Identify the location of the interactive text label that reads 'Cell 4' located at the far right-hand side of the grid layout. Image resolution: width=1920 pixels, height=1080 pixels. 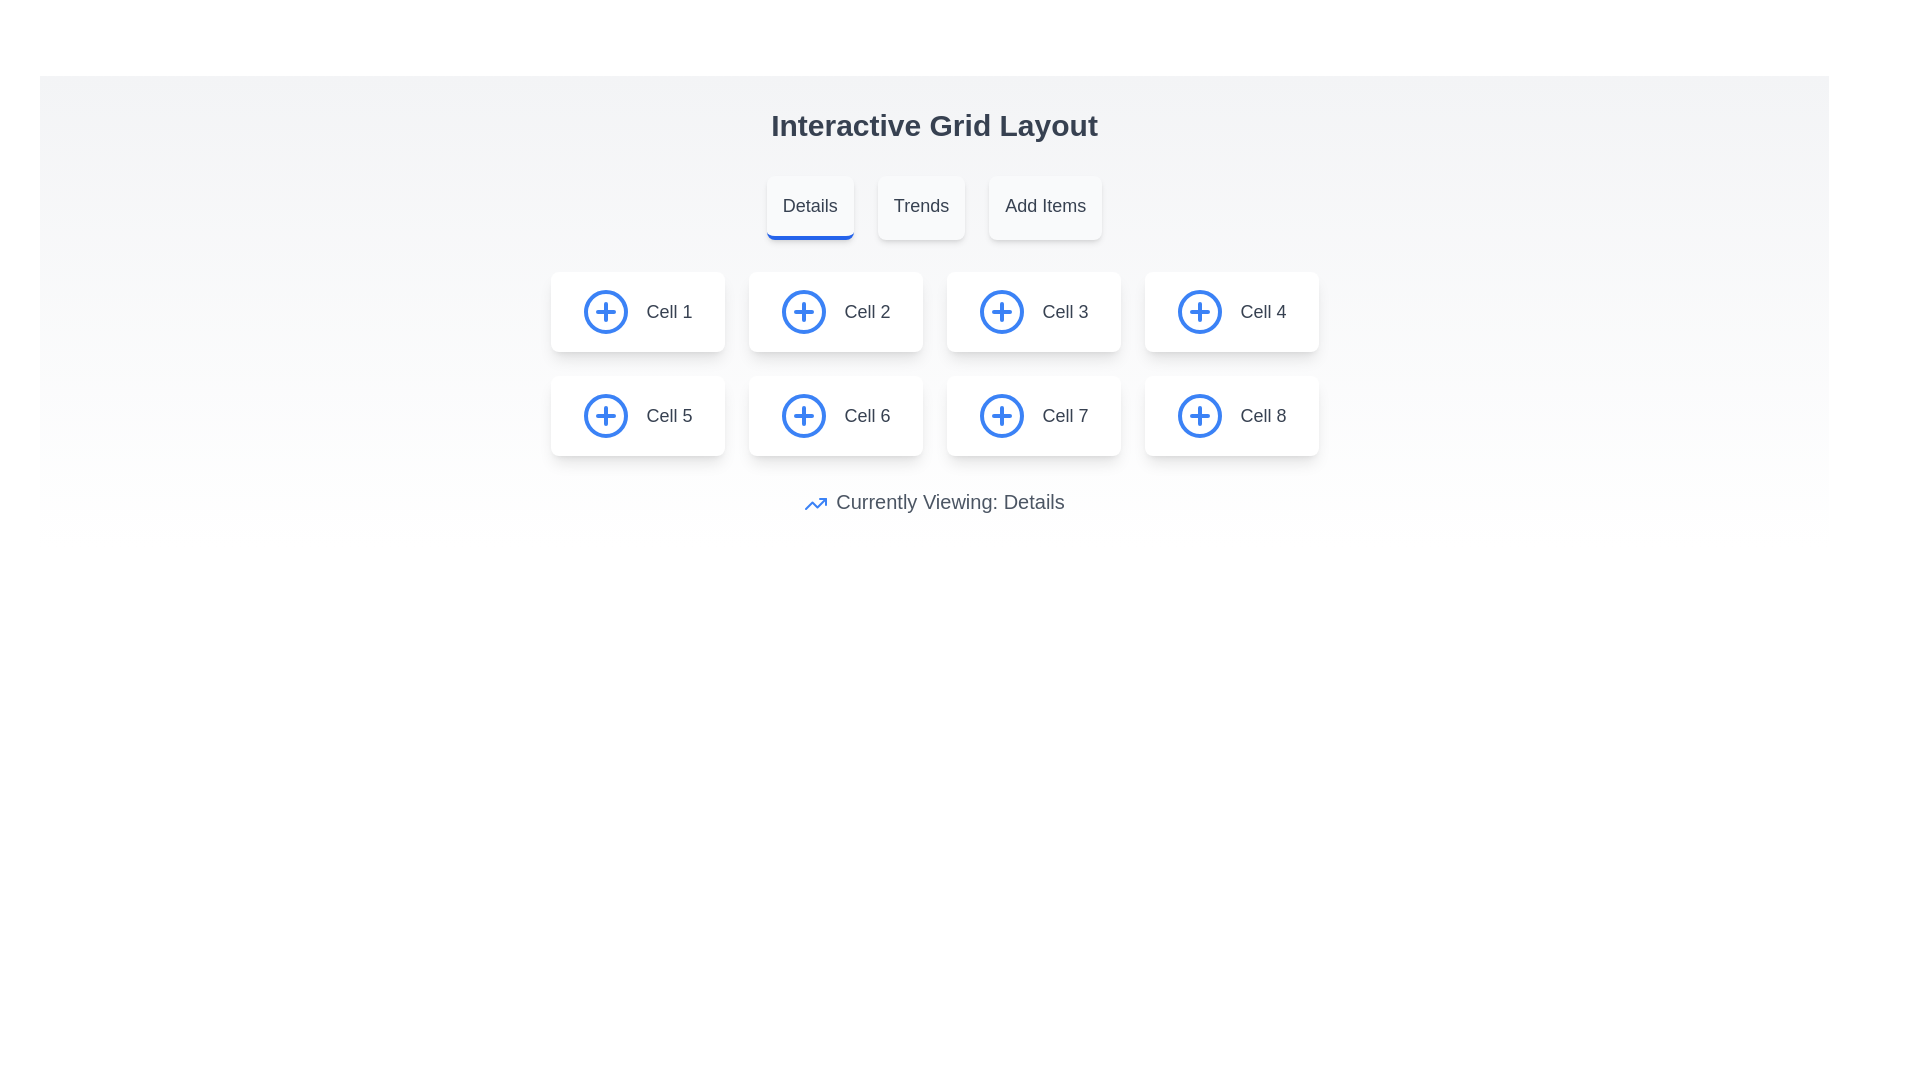
(1262, 312).